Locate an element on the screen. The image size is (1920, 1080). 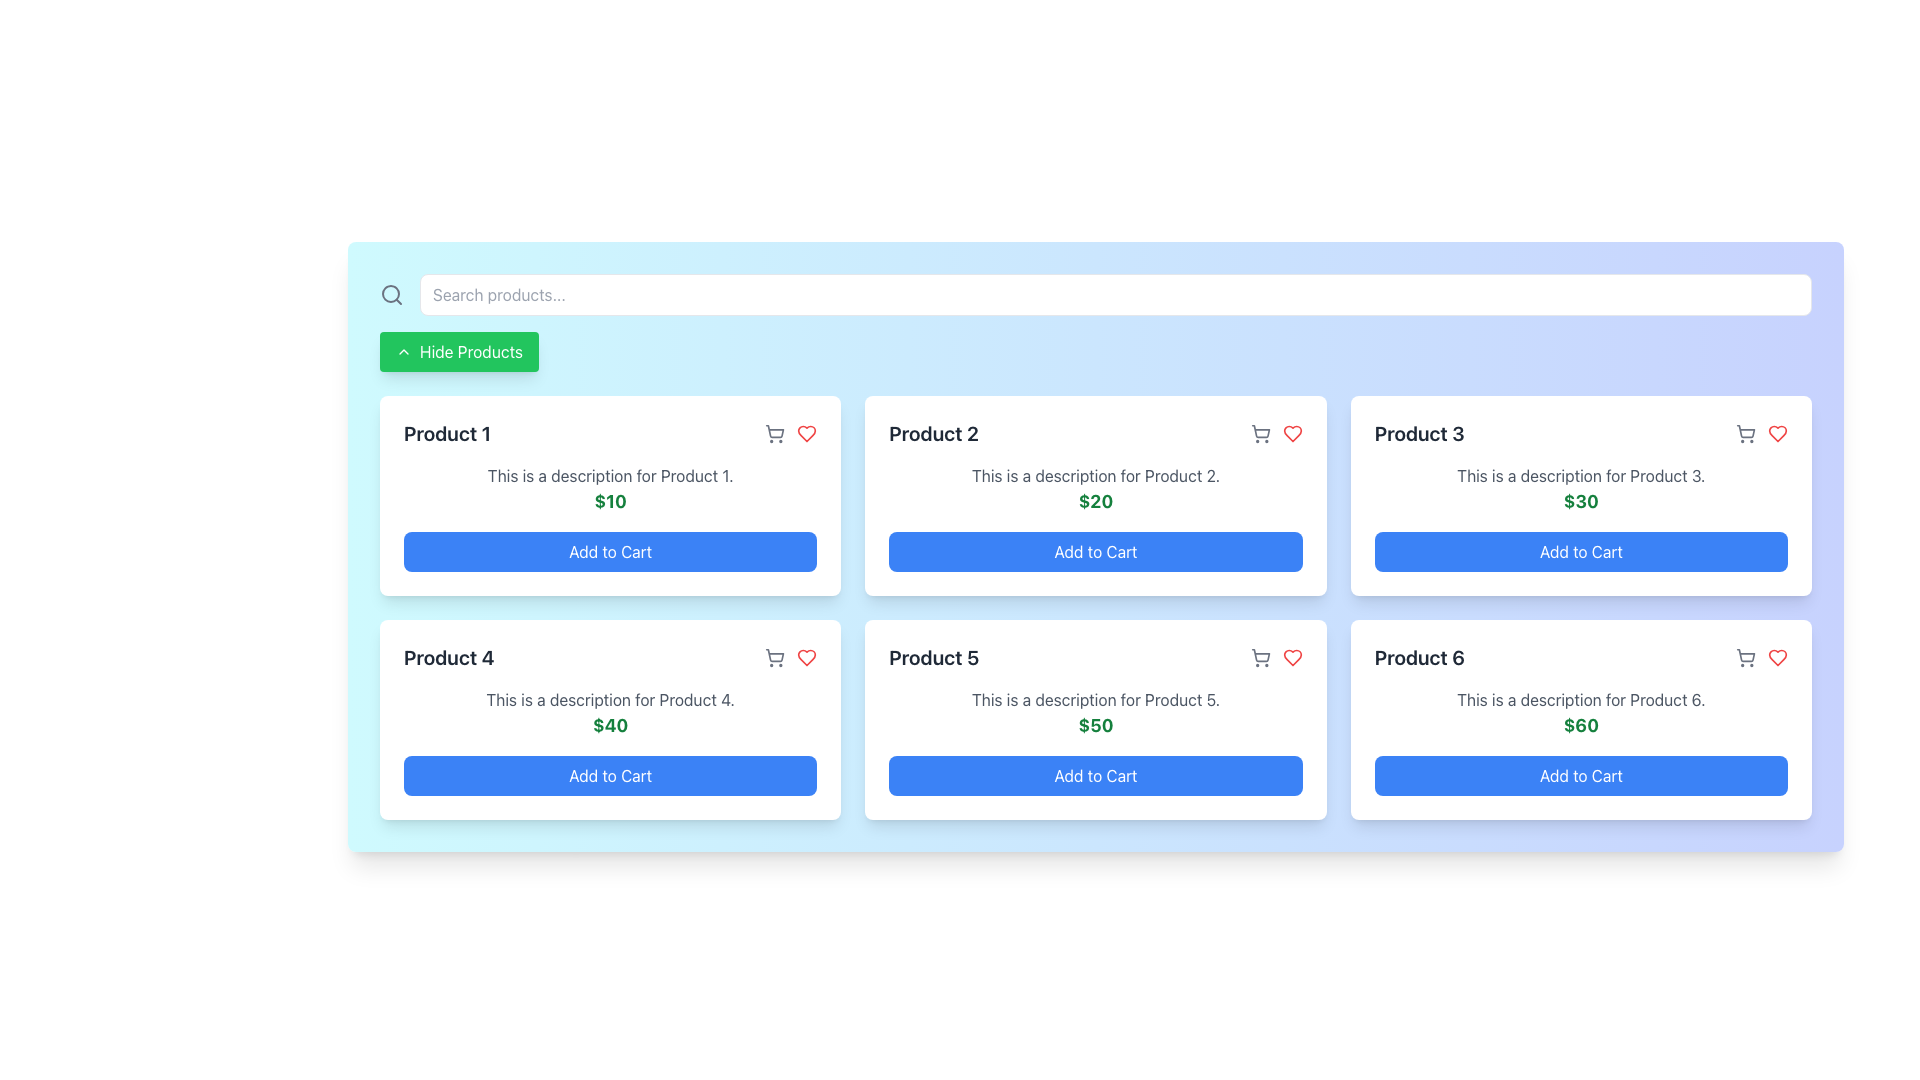
the second icon from the right, which serves as a favorite button to mark the product as a favorite is located at coordinates (806, 433).